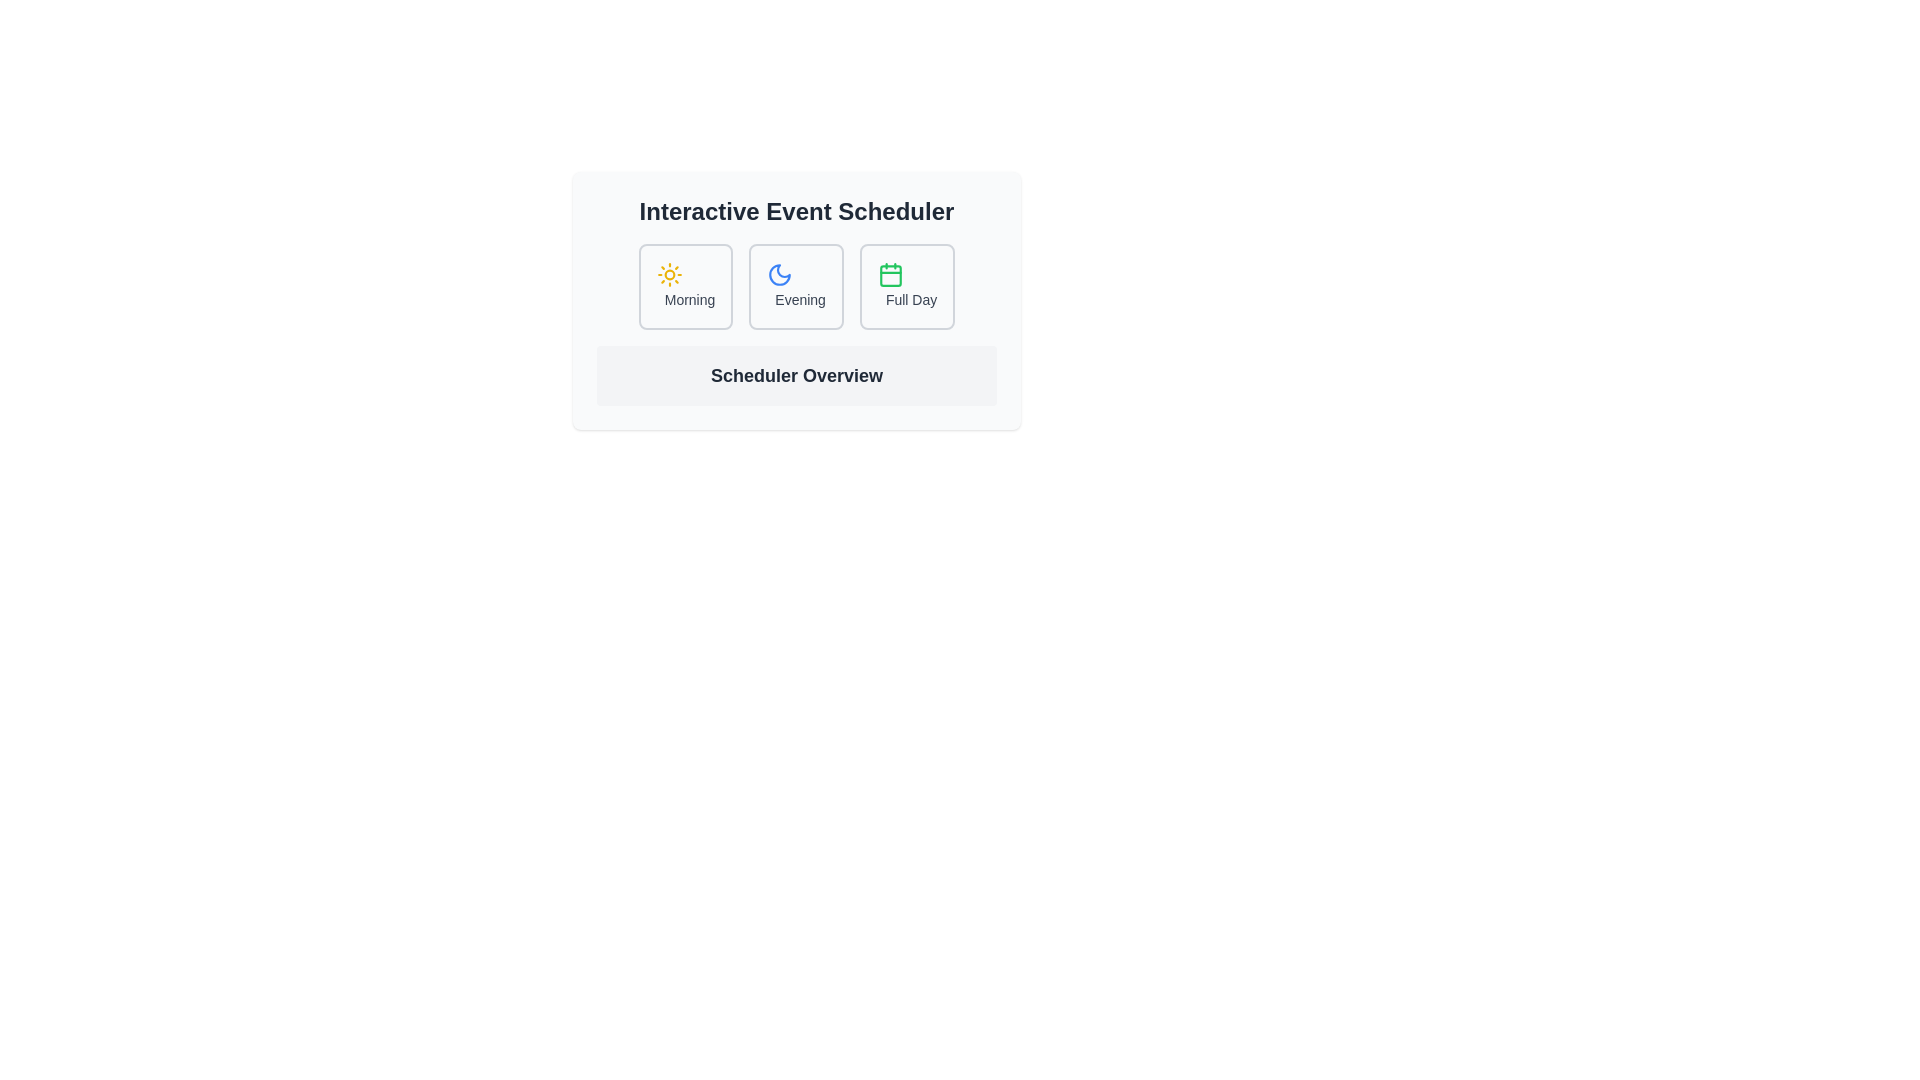 This screenshot has width=1920, height=1080. Describe the element at coordinates (800, 300) in the screenshot. I see `the 'Evening' text label that indicates it represents the 'Evening' category within the scheduling interface, located beneath the moon icon` at that location.